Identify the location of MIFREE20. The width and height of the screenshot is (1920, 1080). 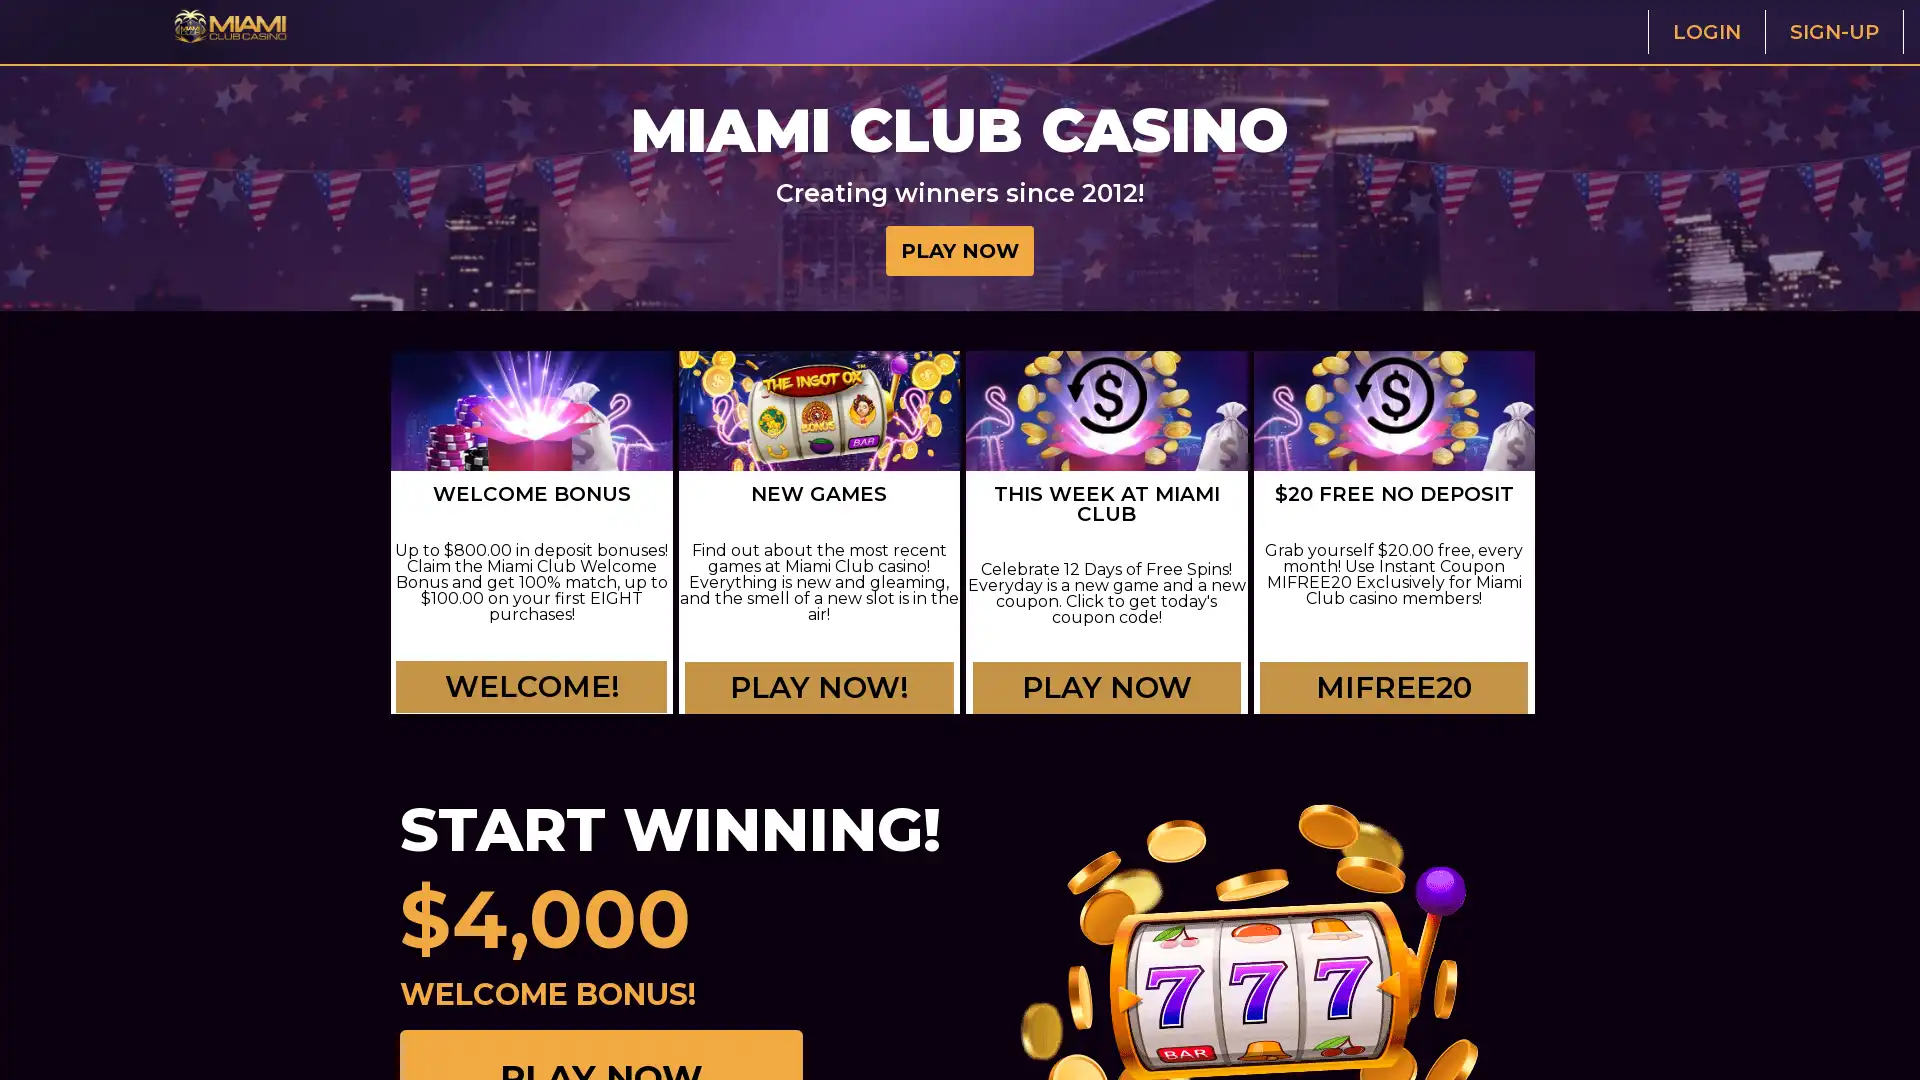
(1393, 688).